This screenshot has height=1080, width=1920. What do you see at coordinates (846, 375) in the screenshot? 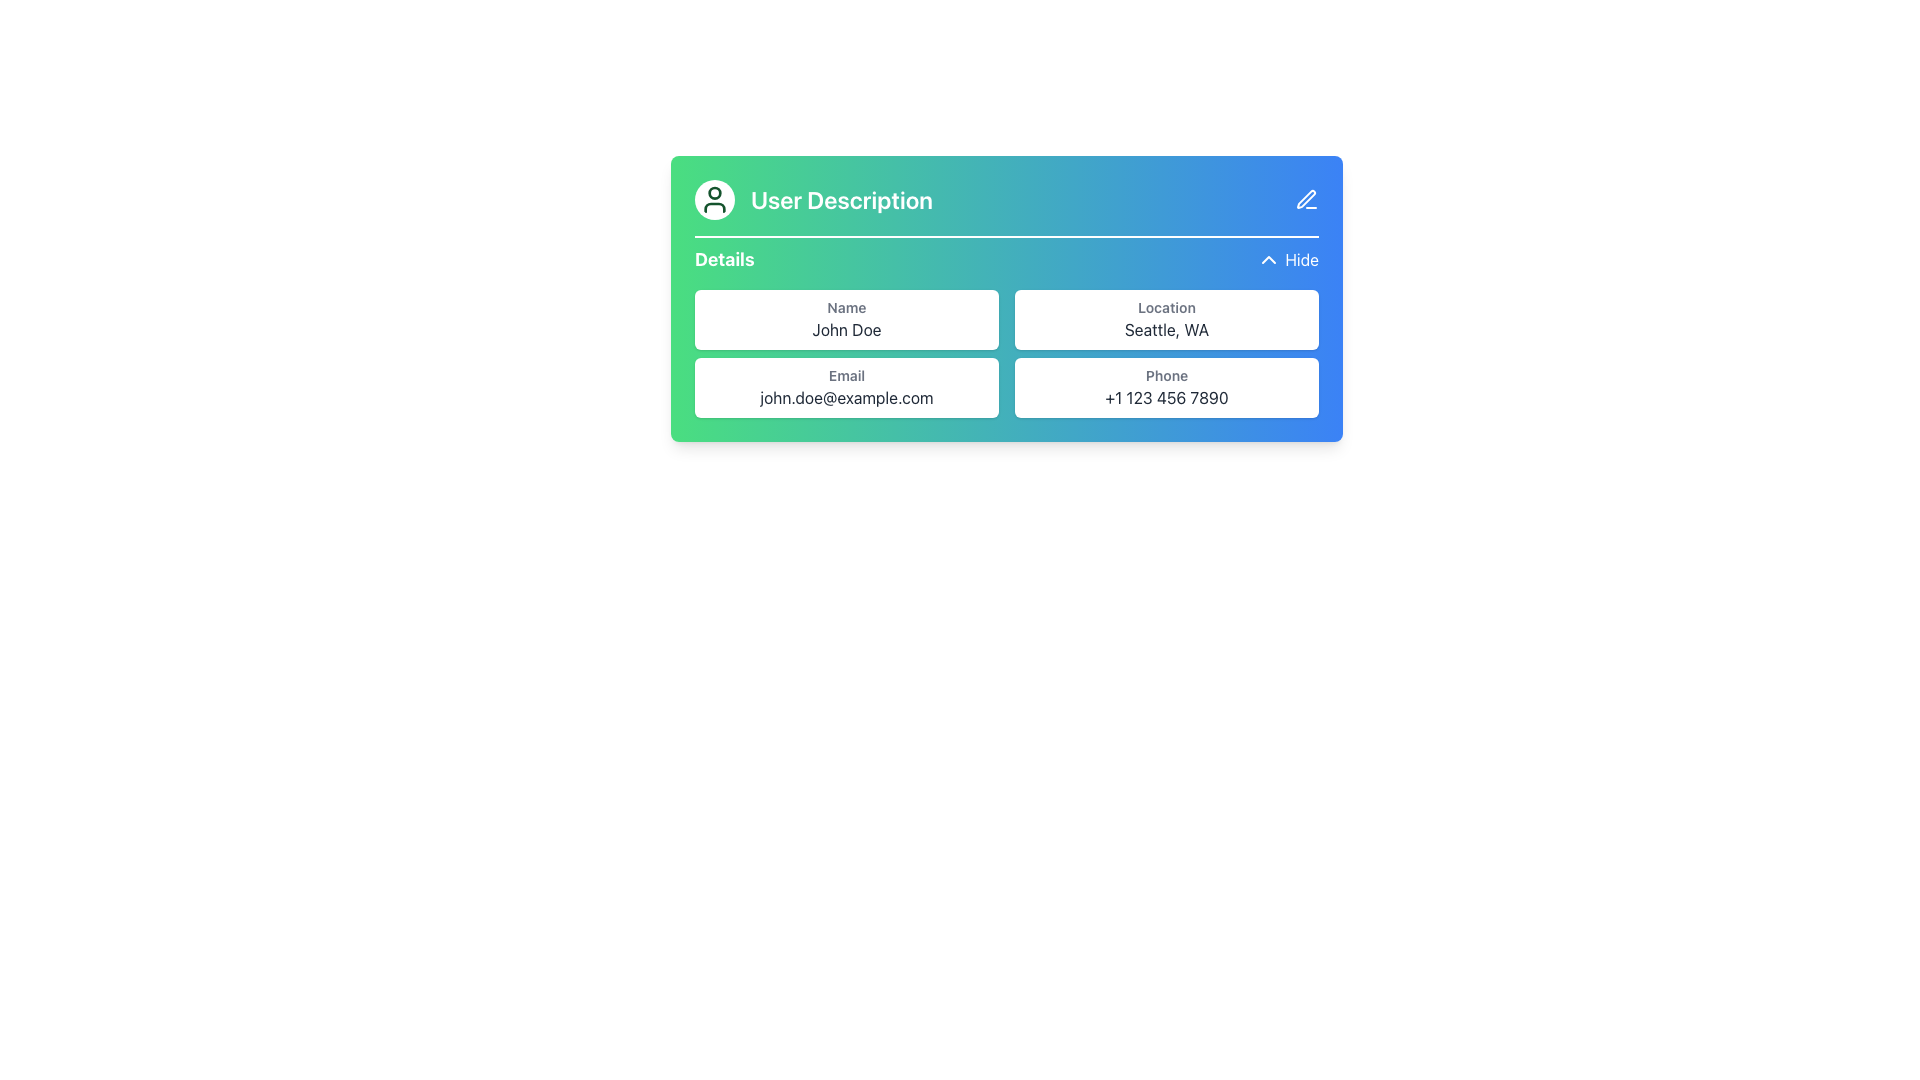
I see `the 'Email' text label that indicates the email address 'john.doe@example.com' within the 'Details' card located in the bottom-left quadrant of the interface` at bounding box center [846, 375].